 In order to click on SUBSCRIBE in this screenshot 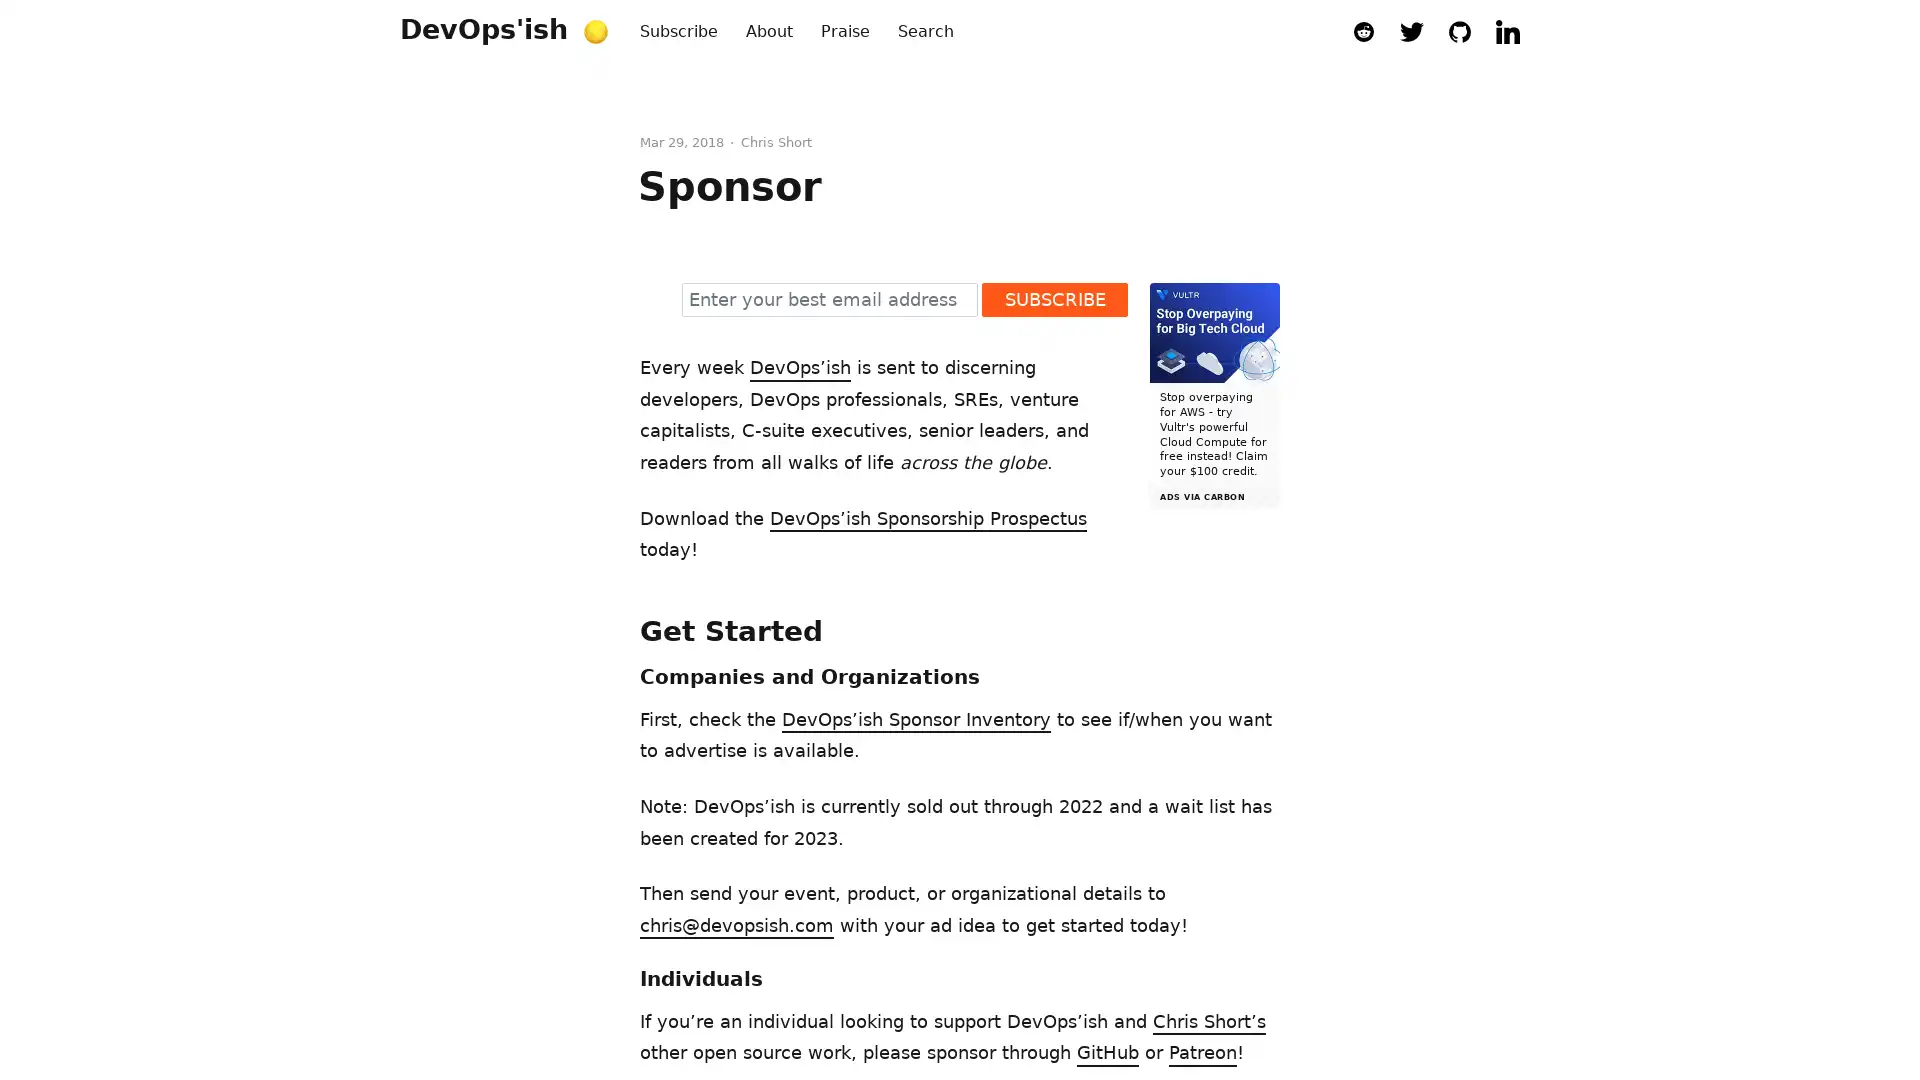, I will do `click(1054, 300)`.